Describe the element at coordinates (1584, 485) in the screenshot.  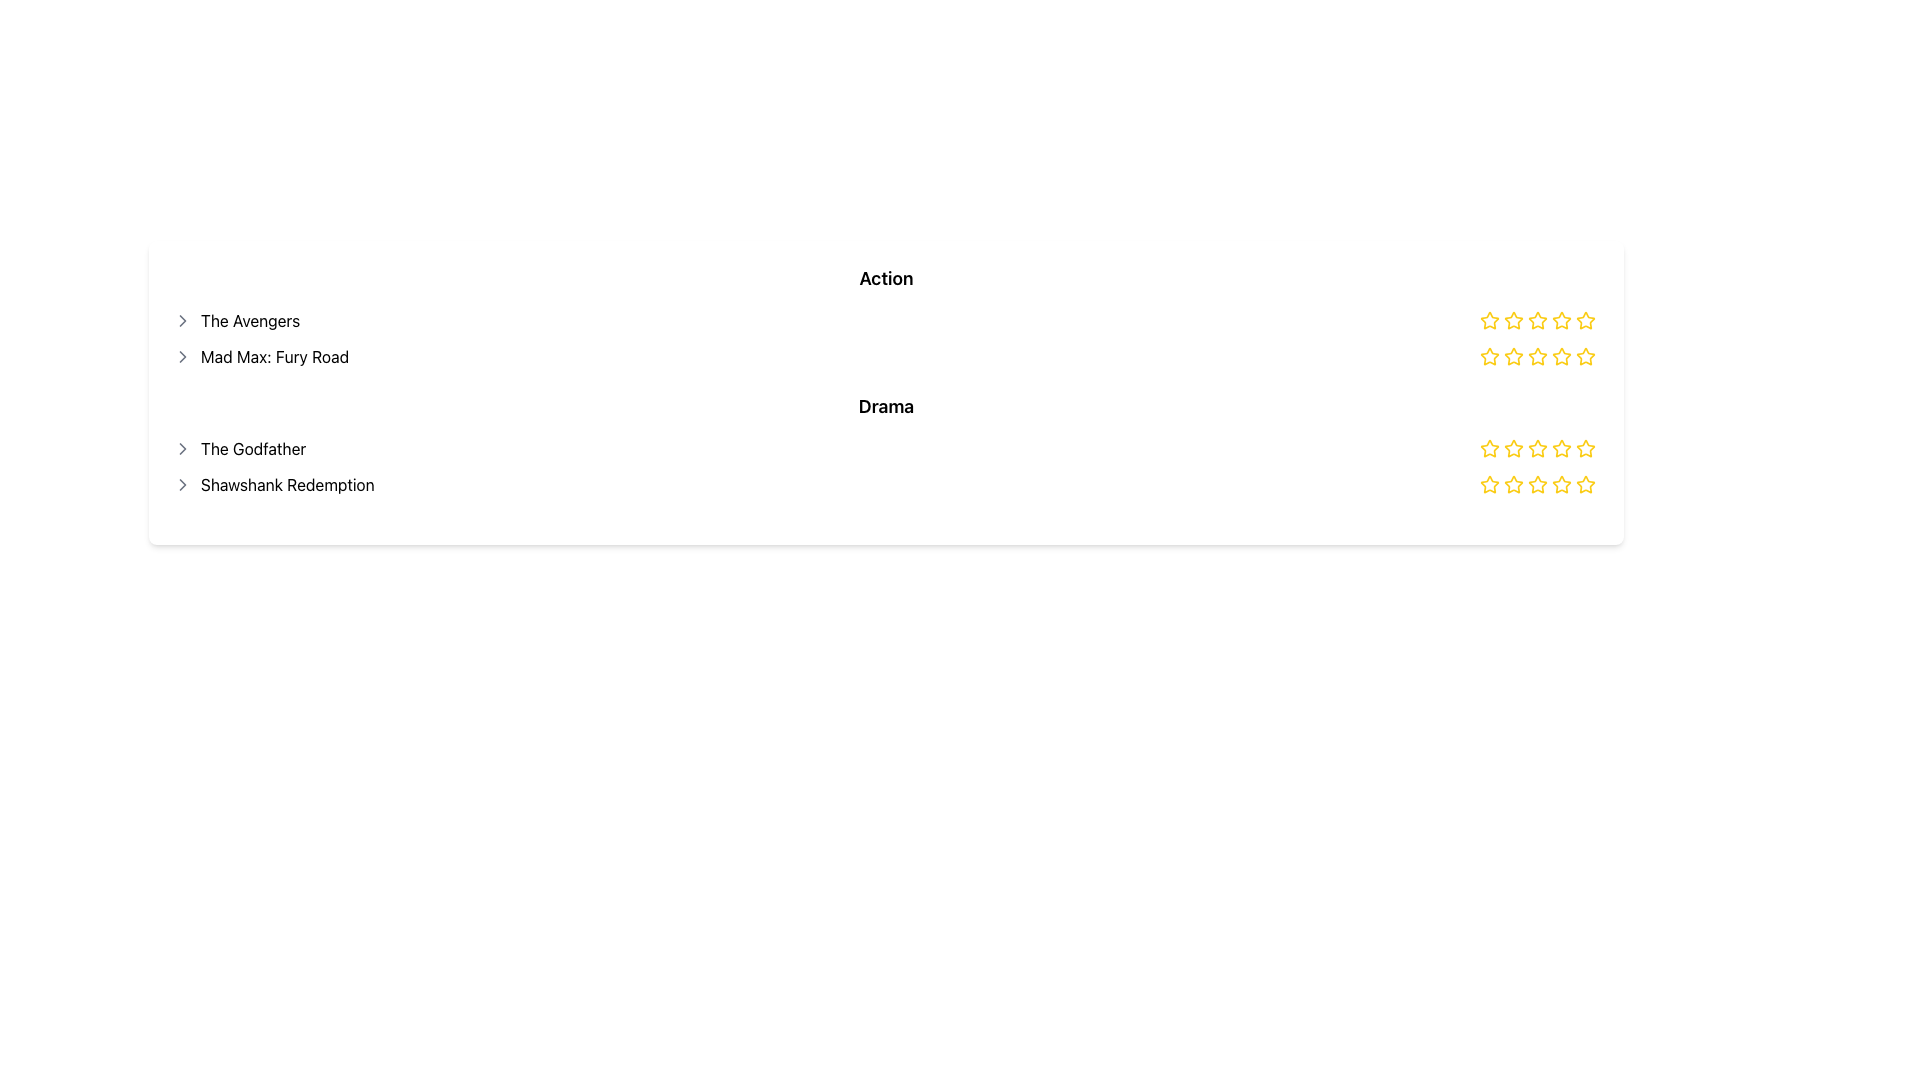
I see `the fifth star icon in the rating scale for the movie 'Shawshank Redemption' under the 'Drama' category` at that location.